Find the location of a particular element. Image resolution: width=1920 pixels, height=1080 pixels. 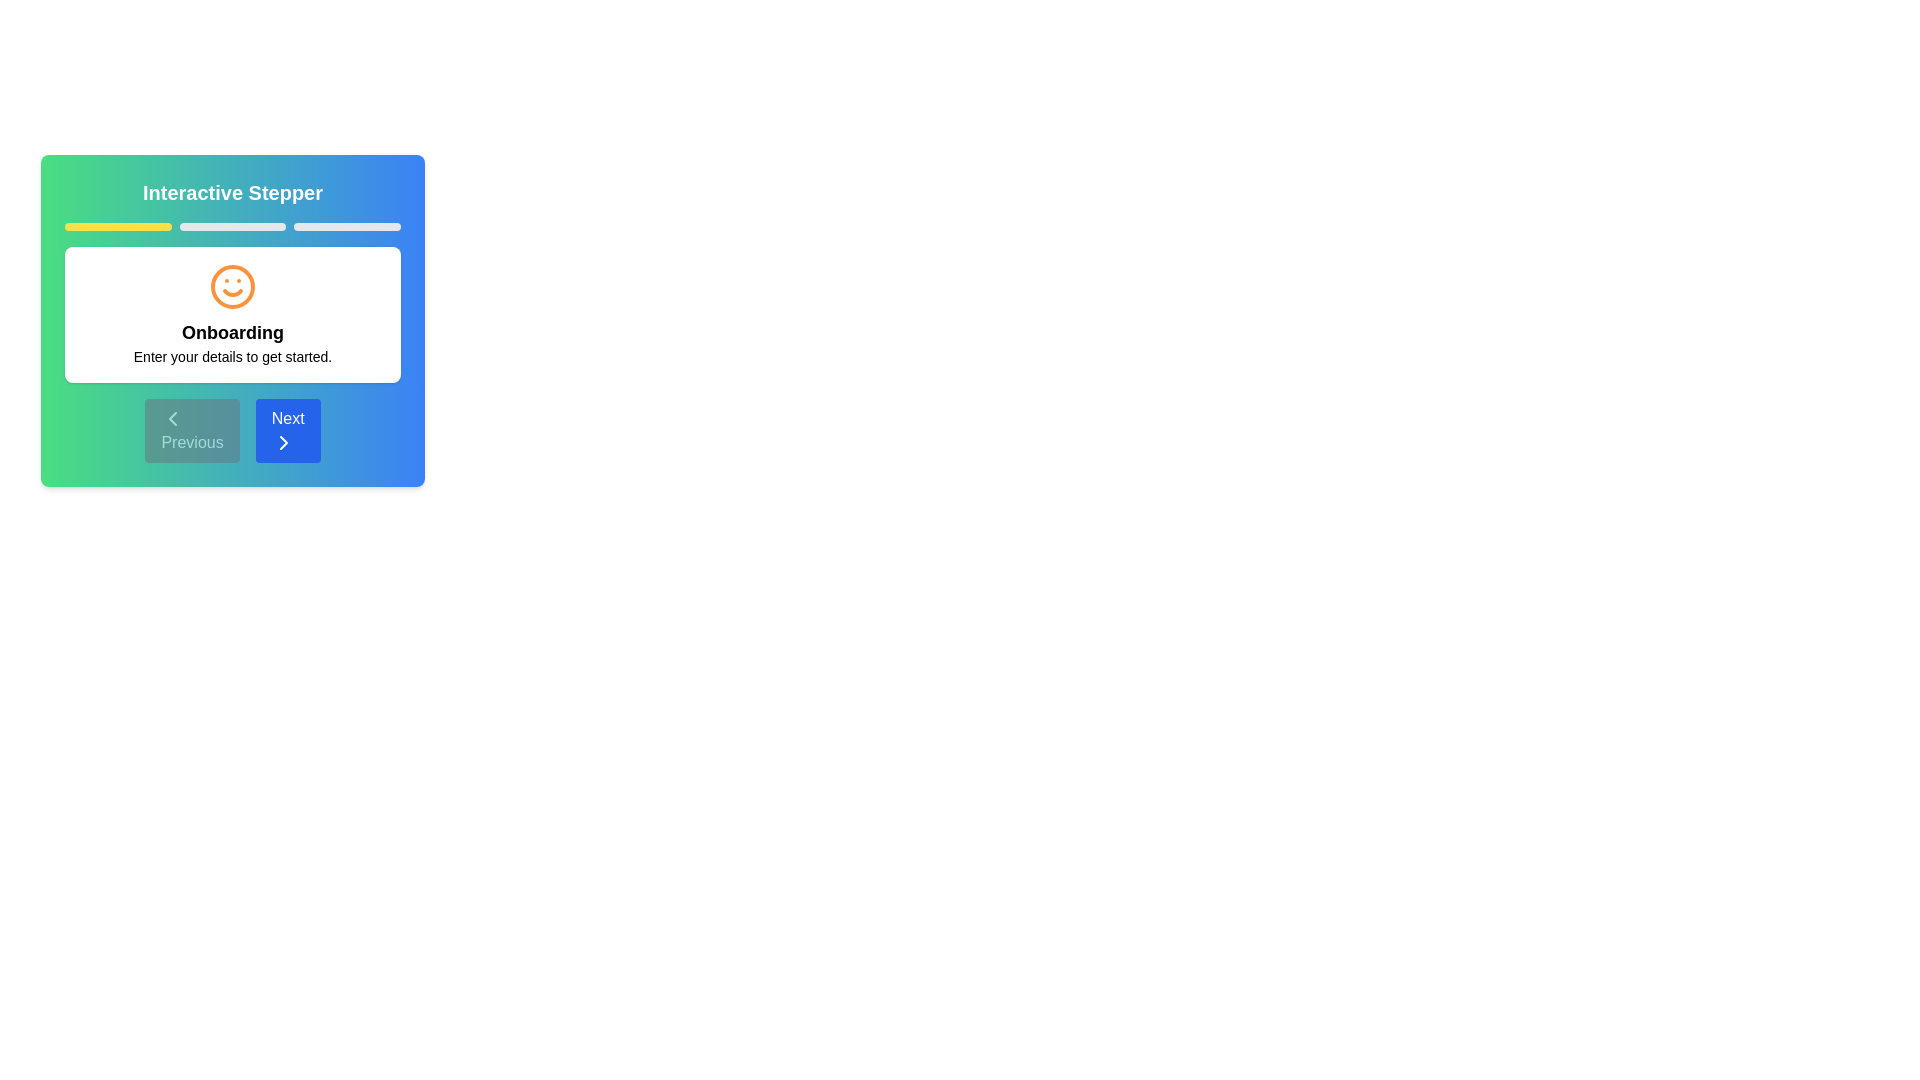

'Next' button to proceed to the next step is located at coordinates (287, 430).